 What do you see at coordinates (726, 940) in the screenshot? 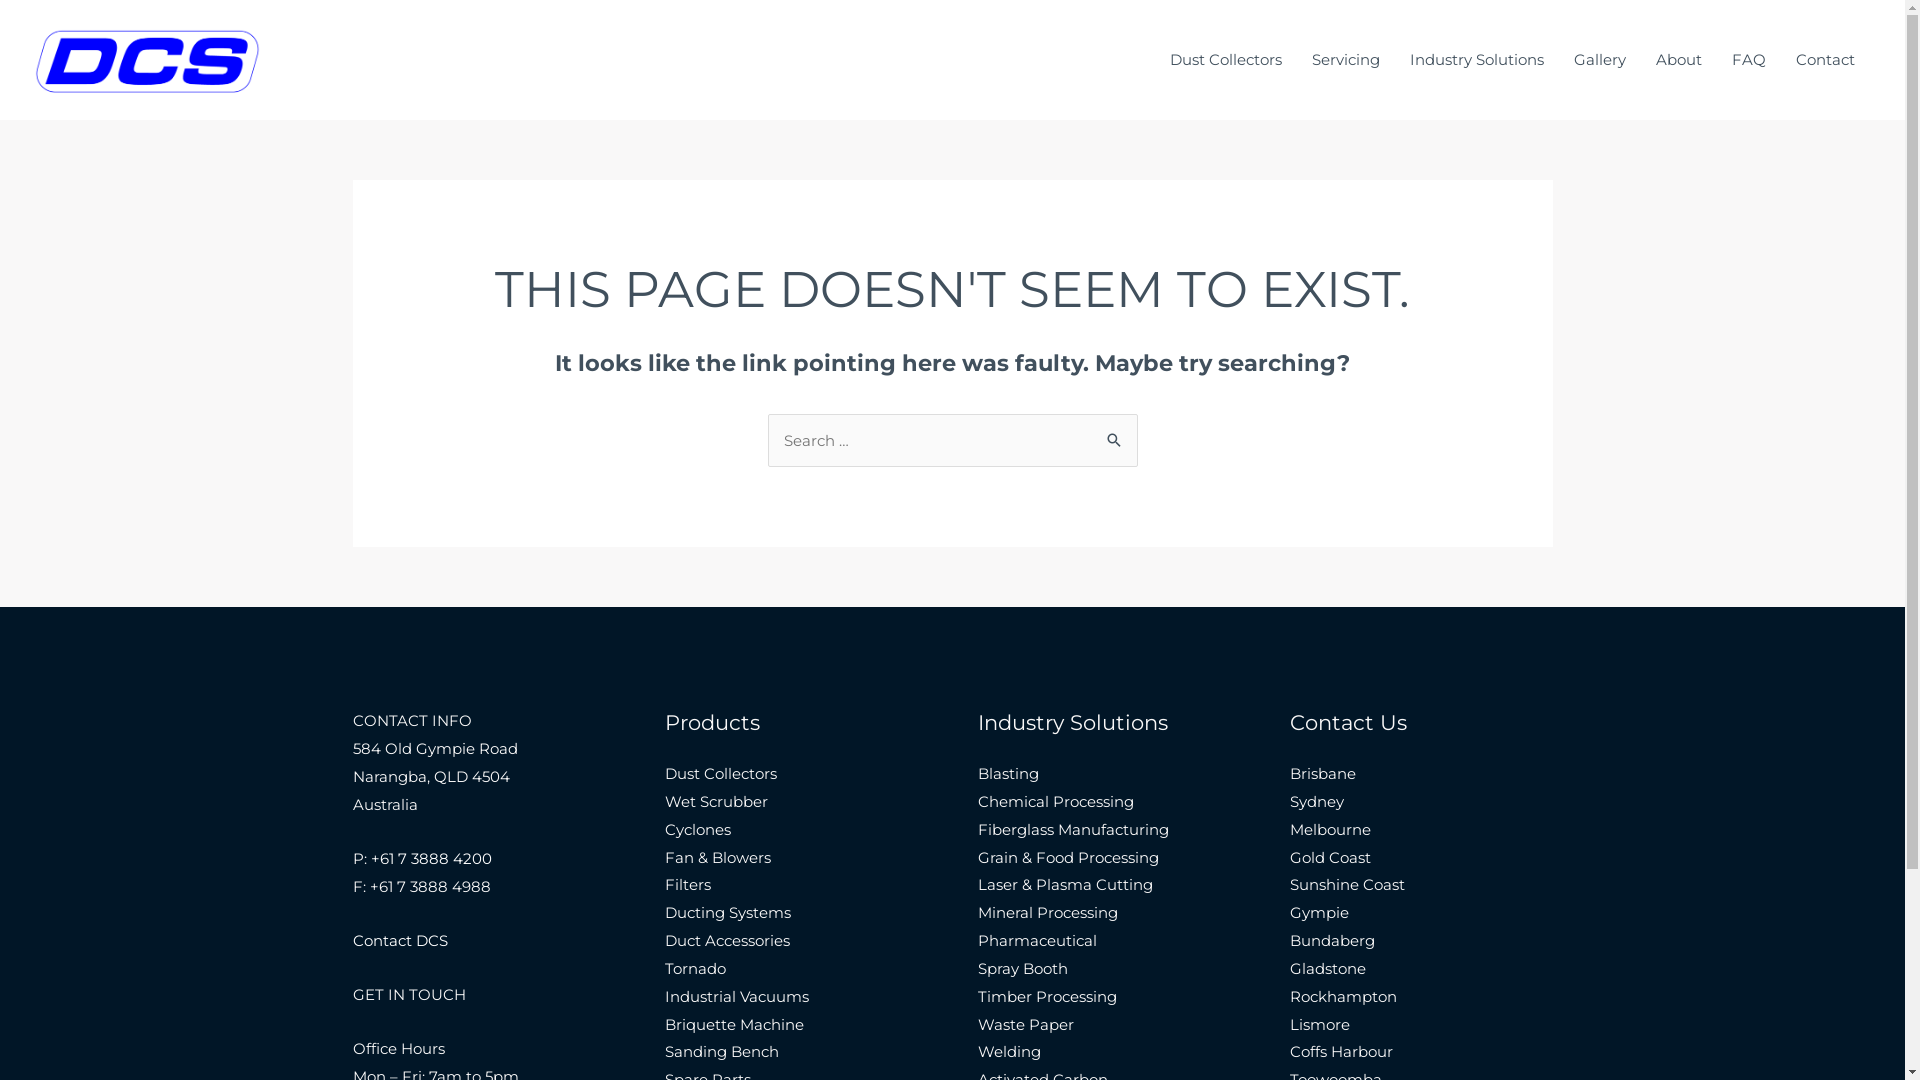
I see `'Duct Accessories'` at bounding box center [726, 940].